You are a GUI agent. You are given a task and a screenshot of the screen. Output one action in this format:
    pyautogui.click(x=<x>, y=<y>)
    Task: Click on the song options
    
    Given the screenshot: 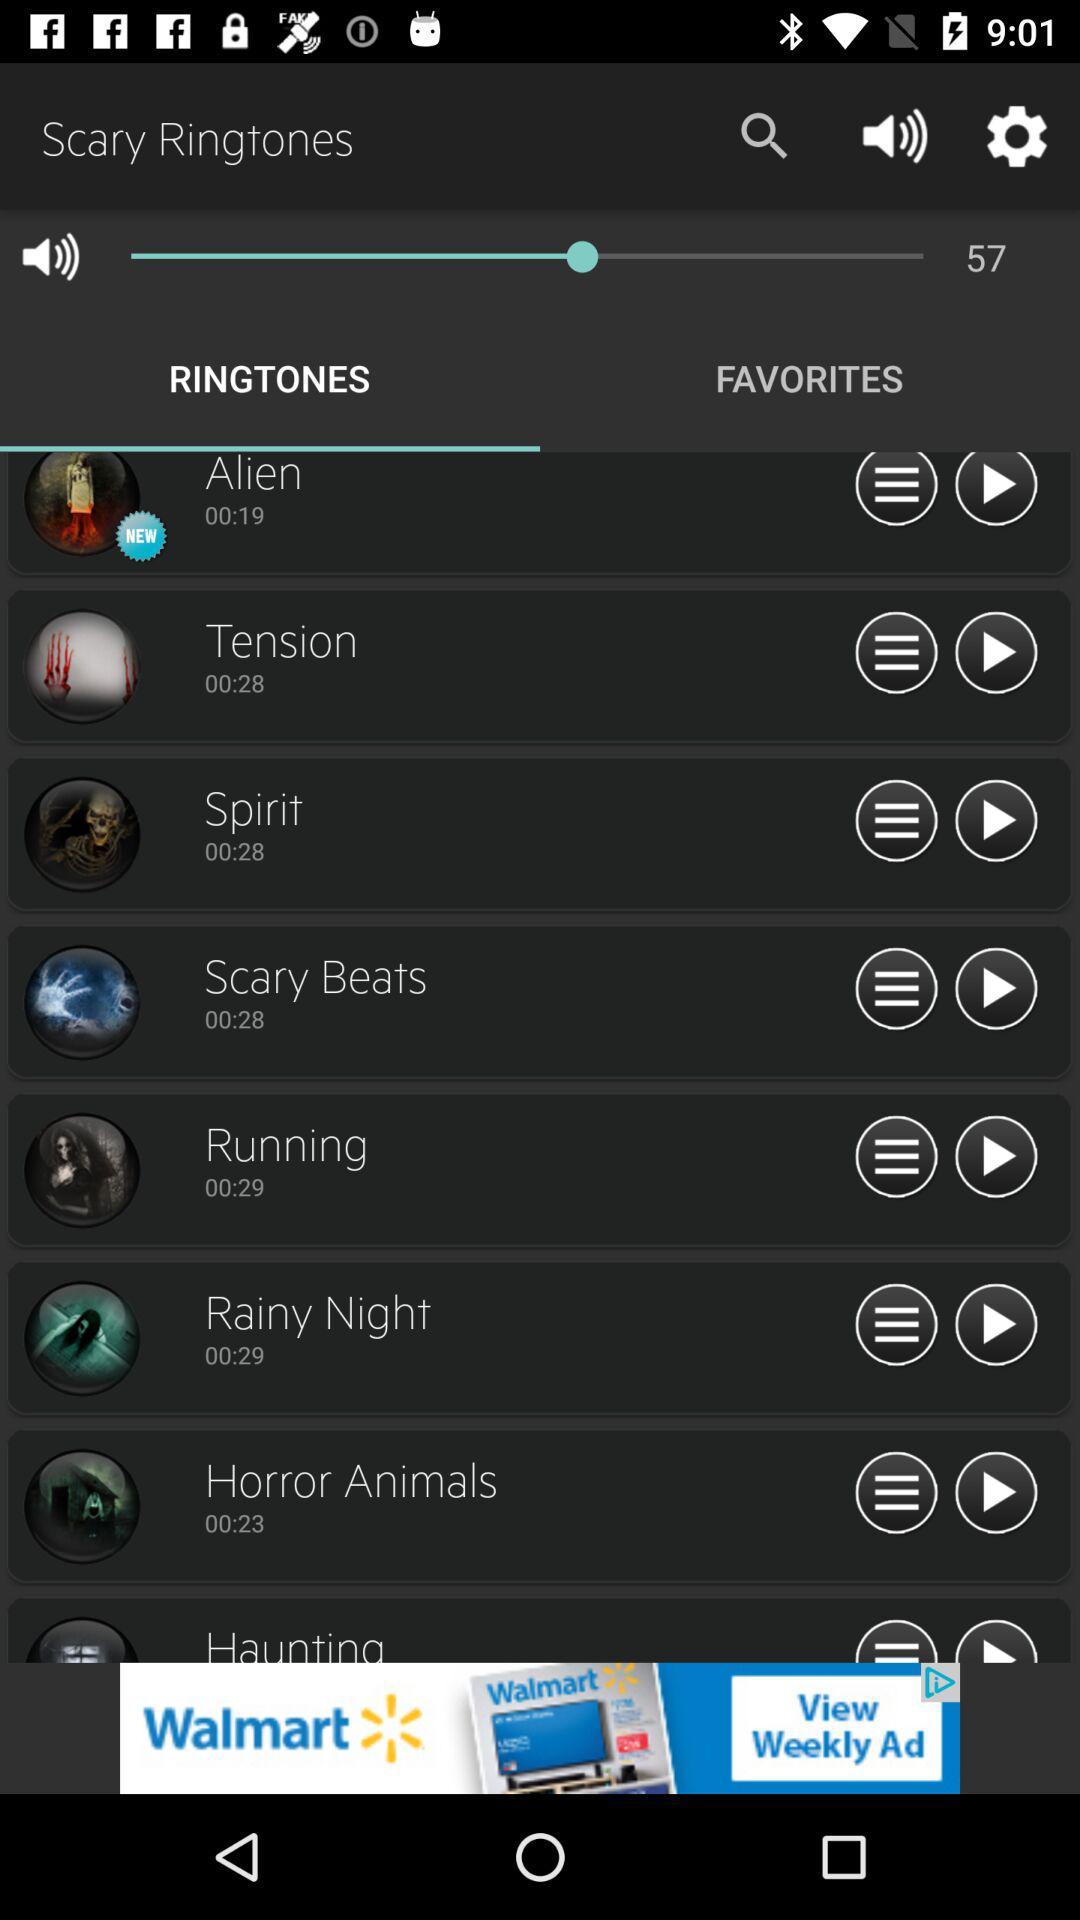 What is the action you would take?
    pyautogui.click(x=895, y=989)
    